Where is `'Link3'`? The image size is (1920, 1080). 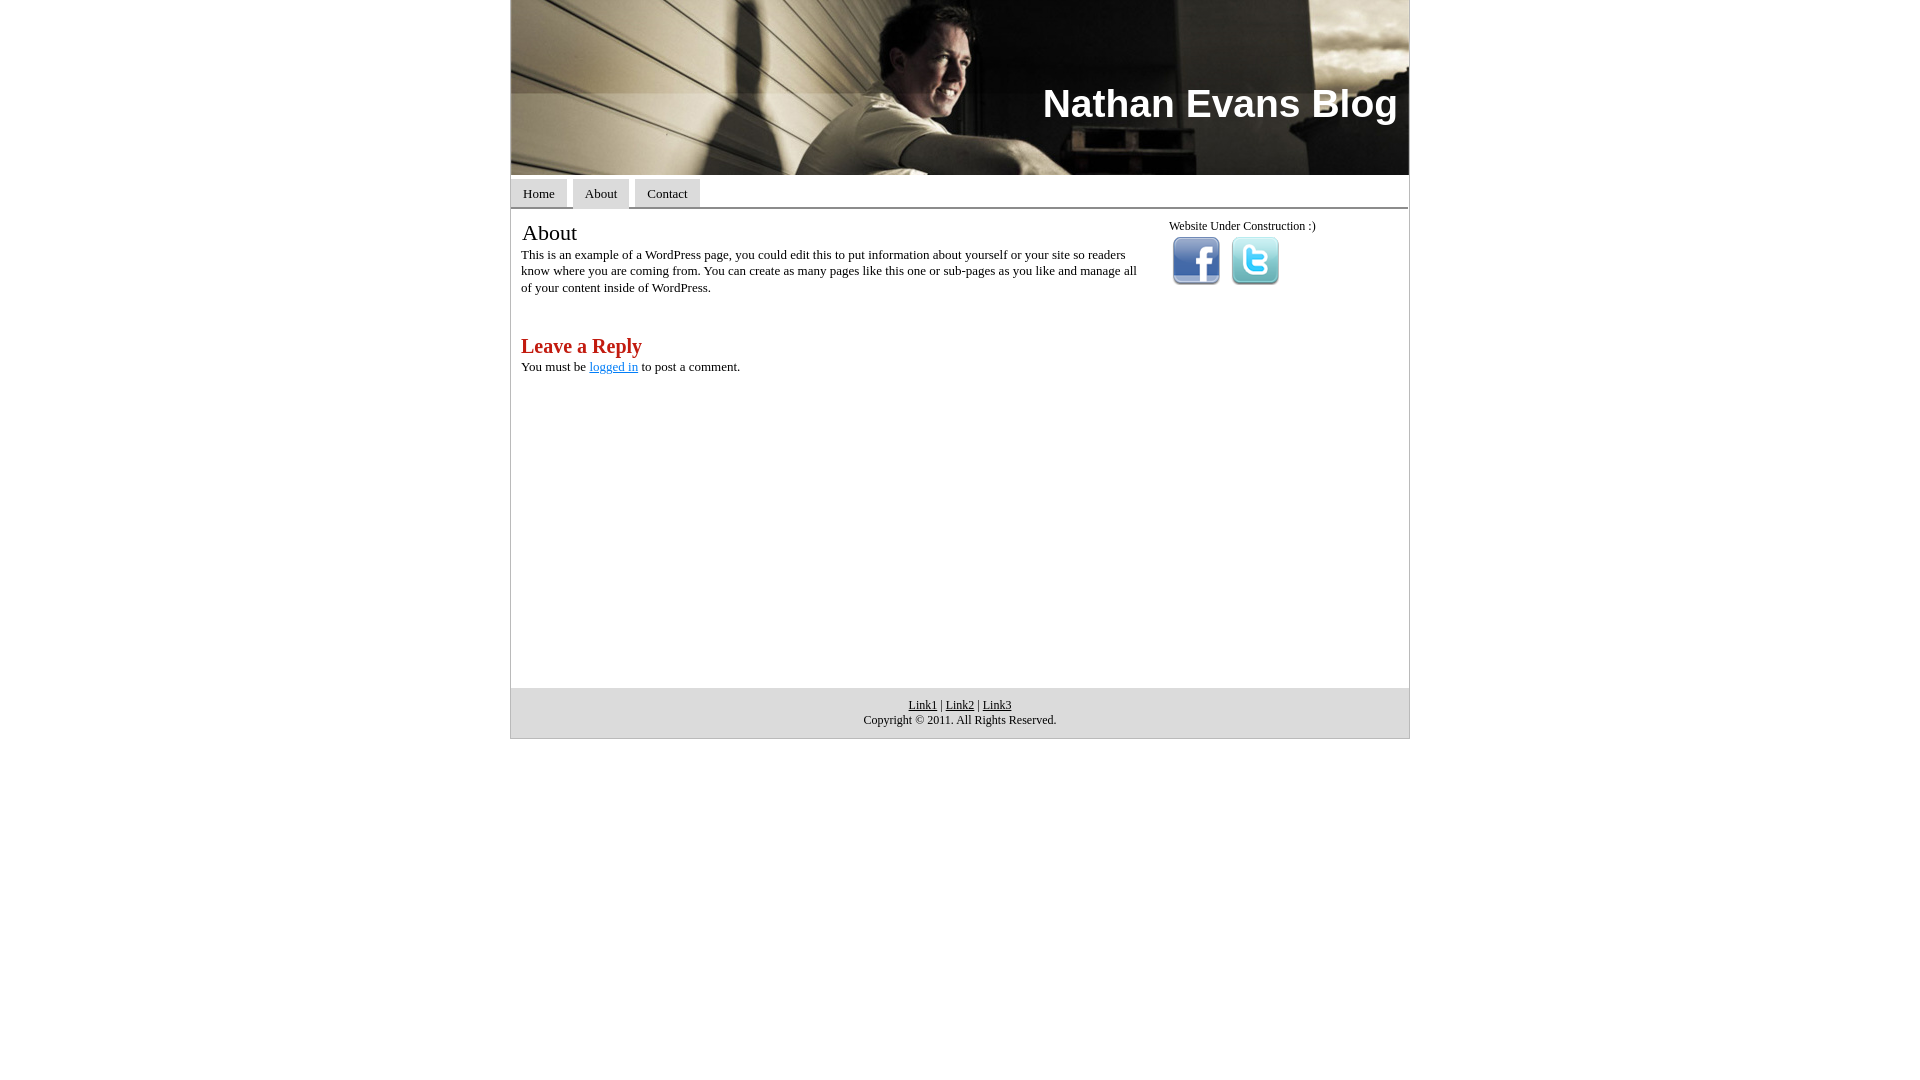 'Link3' is located at coordinates (997, 704).